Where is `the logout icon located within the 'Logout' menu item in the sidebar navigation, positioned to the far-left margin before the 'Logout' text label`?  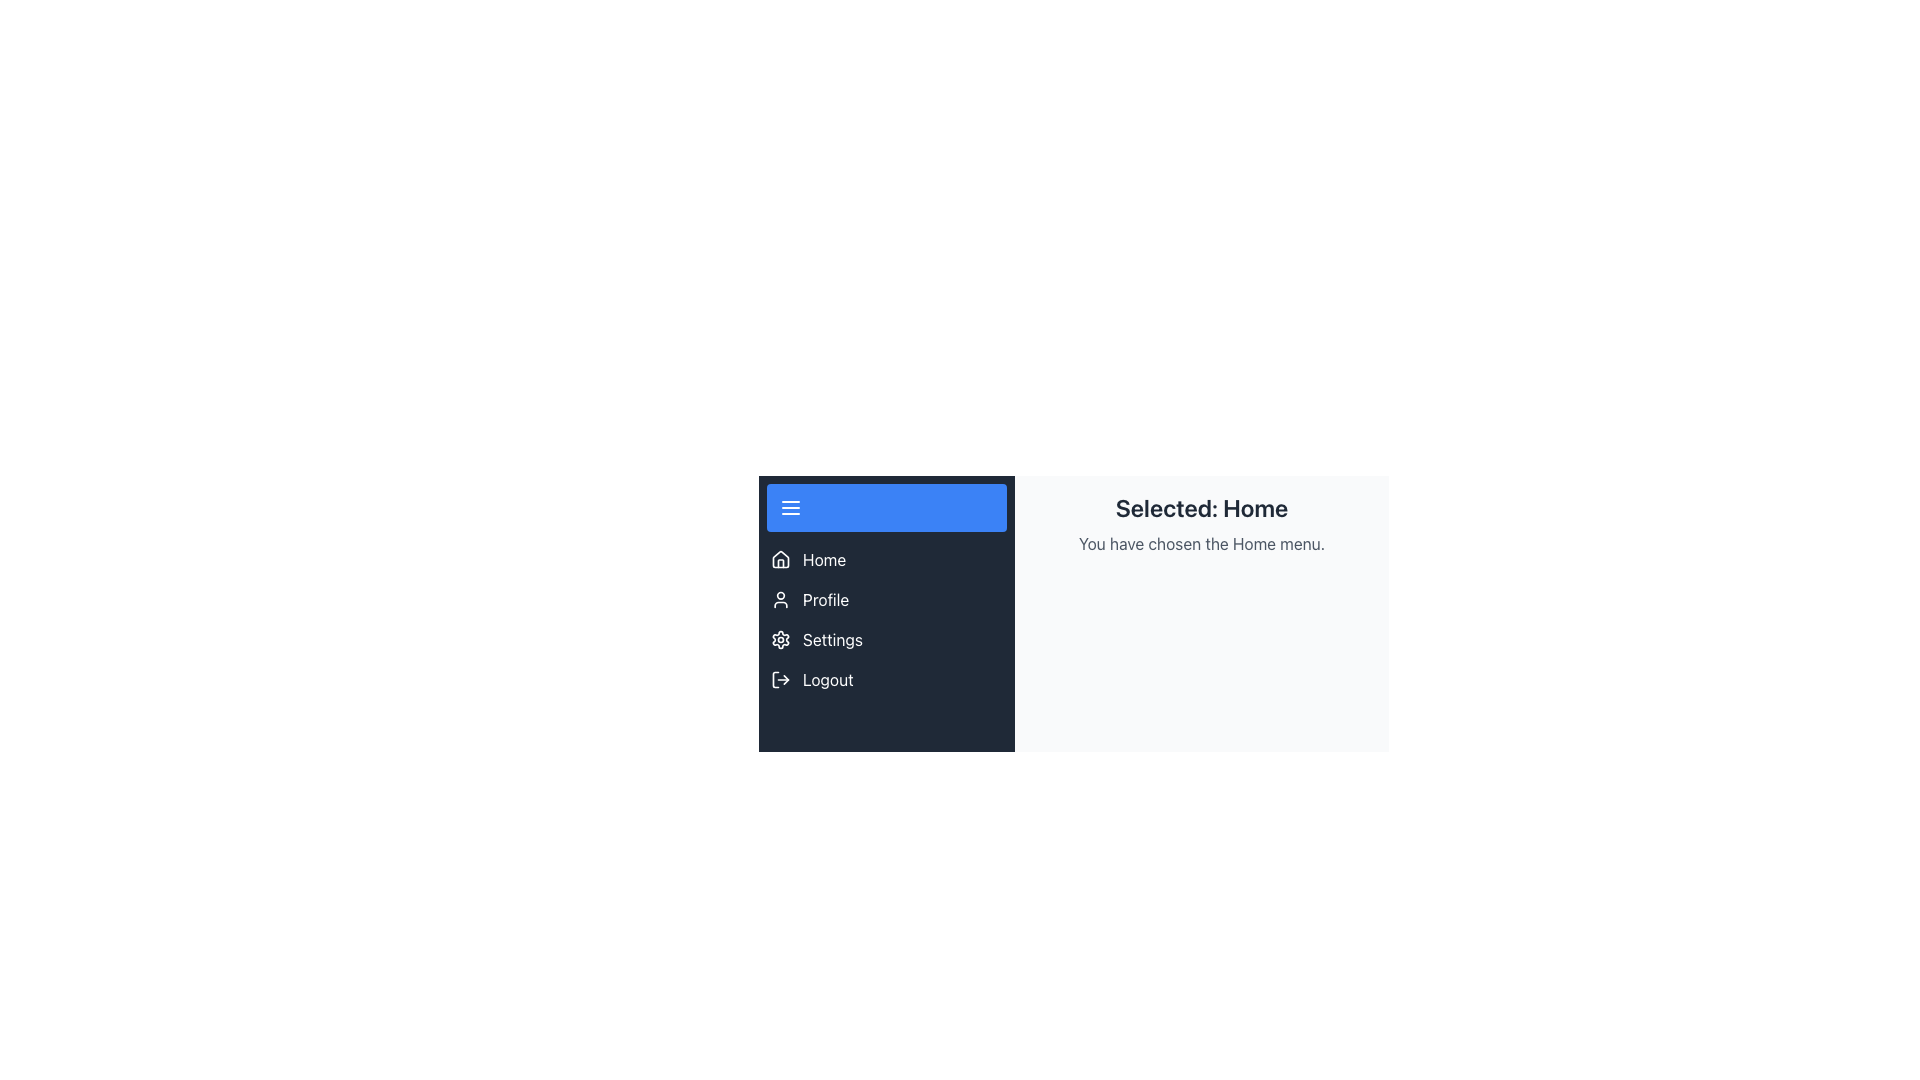
the logout icon located within the 'Logout' menu item in the sidebar navigation, positioned to the far-left margin before the 'Logout' text label is located at coordinates (780, 678).